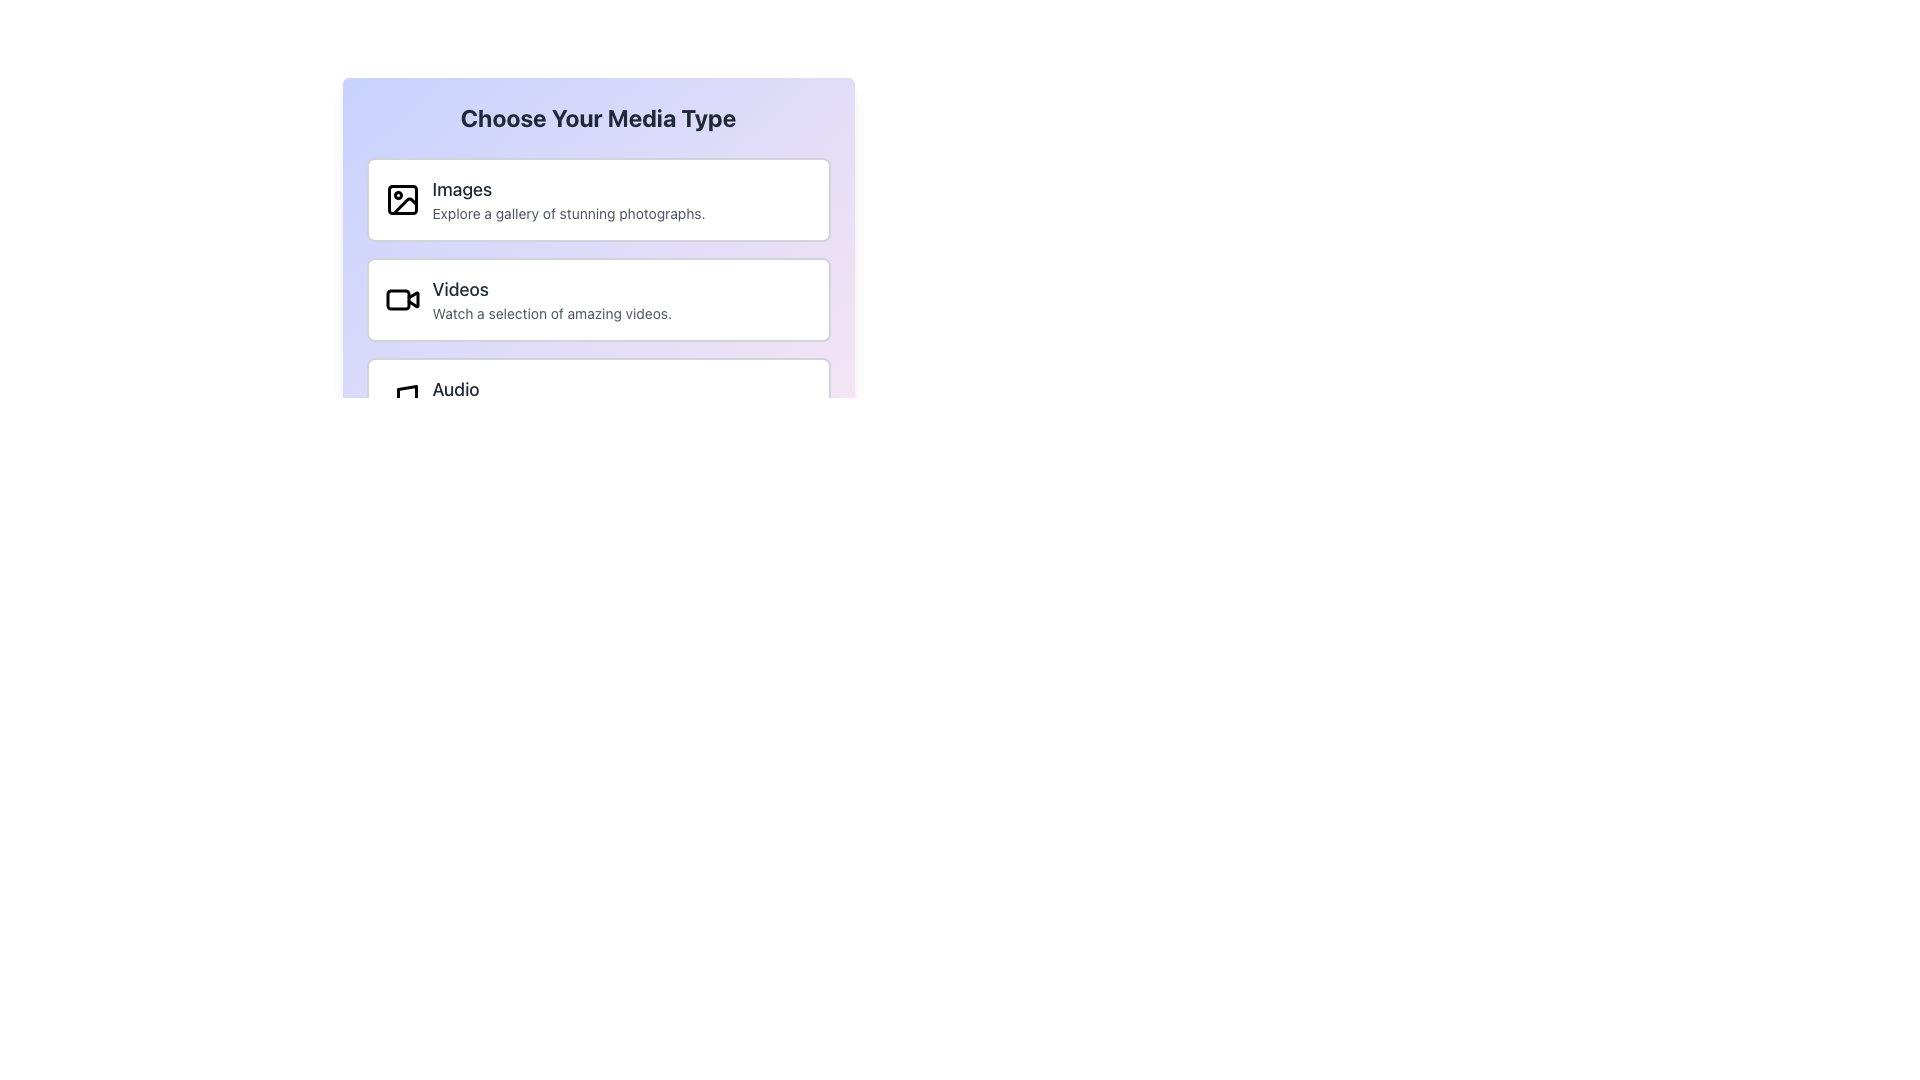 The width and height of the screenshot is (1920, 1080). I want to click on descriptive text label that says 'Watch a selection of amazing videos.' positioned below the title 'Videos', so click(552, 313).